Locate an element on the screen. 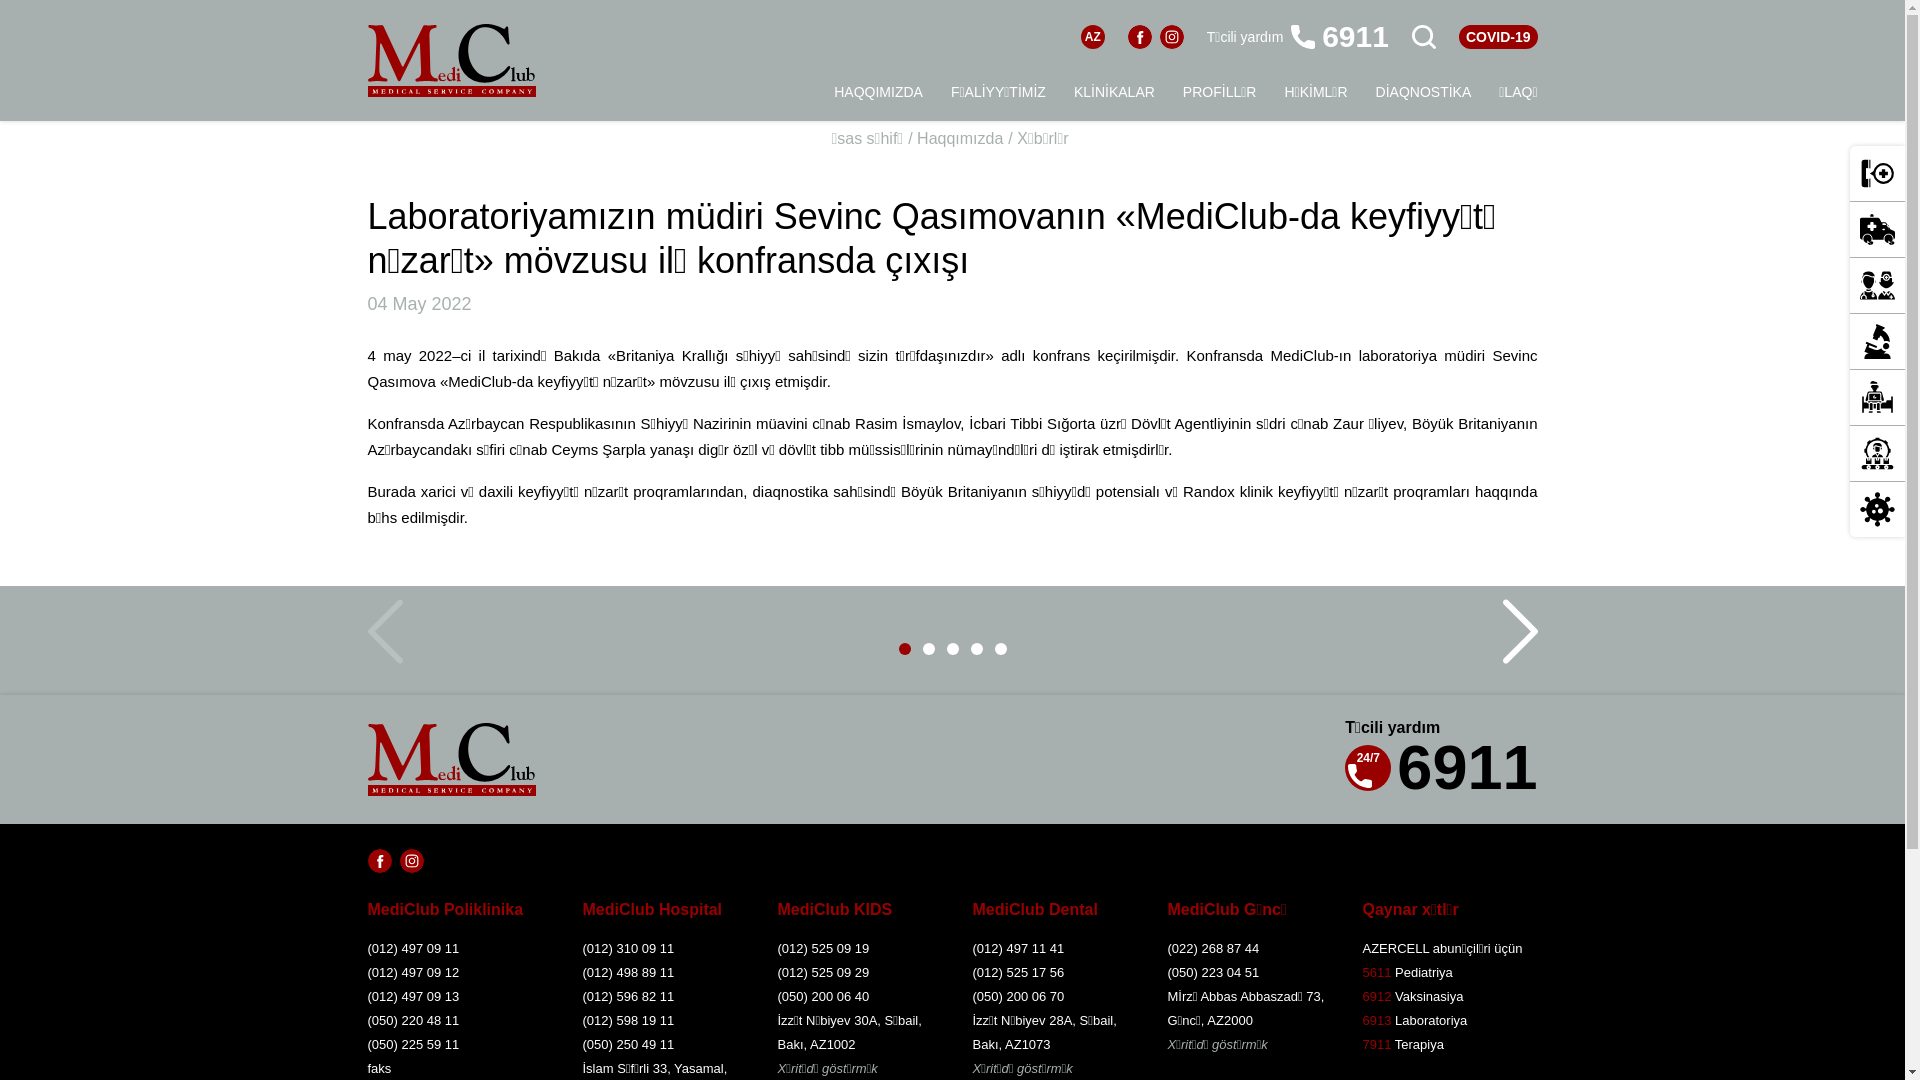 The height and width of the screenshot is (1080, 1920). '(012) 497 11 41' is located at coordinates (971, 947).